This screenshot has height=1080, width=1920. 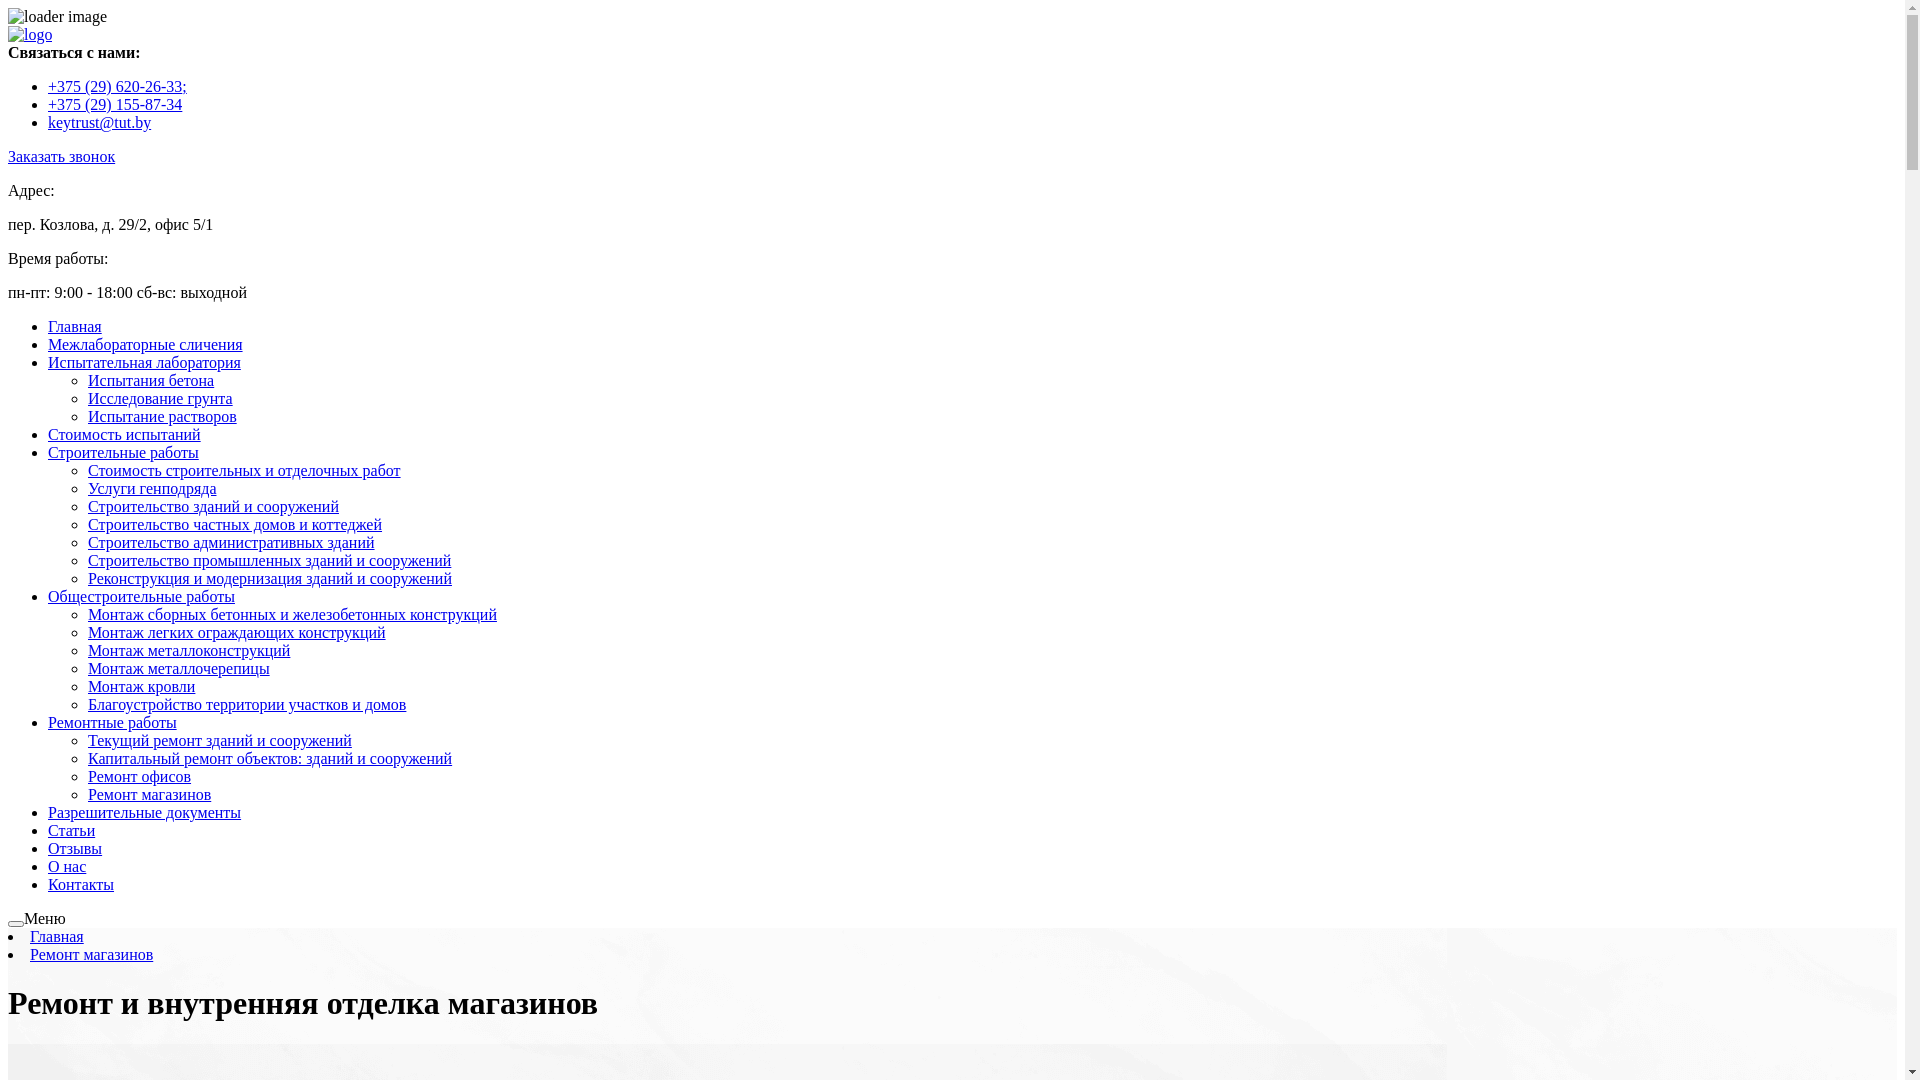 What do you see at coordinates (114, 104) in the screenshot?
I see `'+375 (29) 155-87-34'` at bounding box center [114, 104].